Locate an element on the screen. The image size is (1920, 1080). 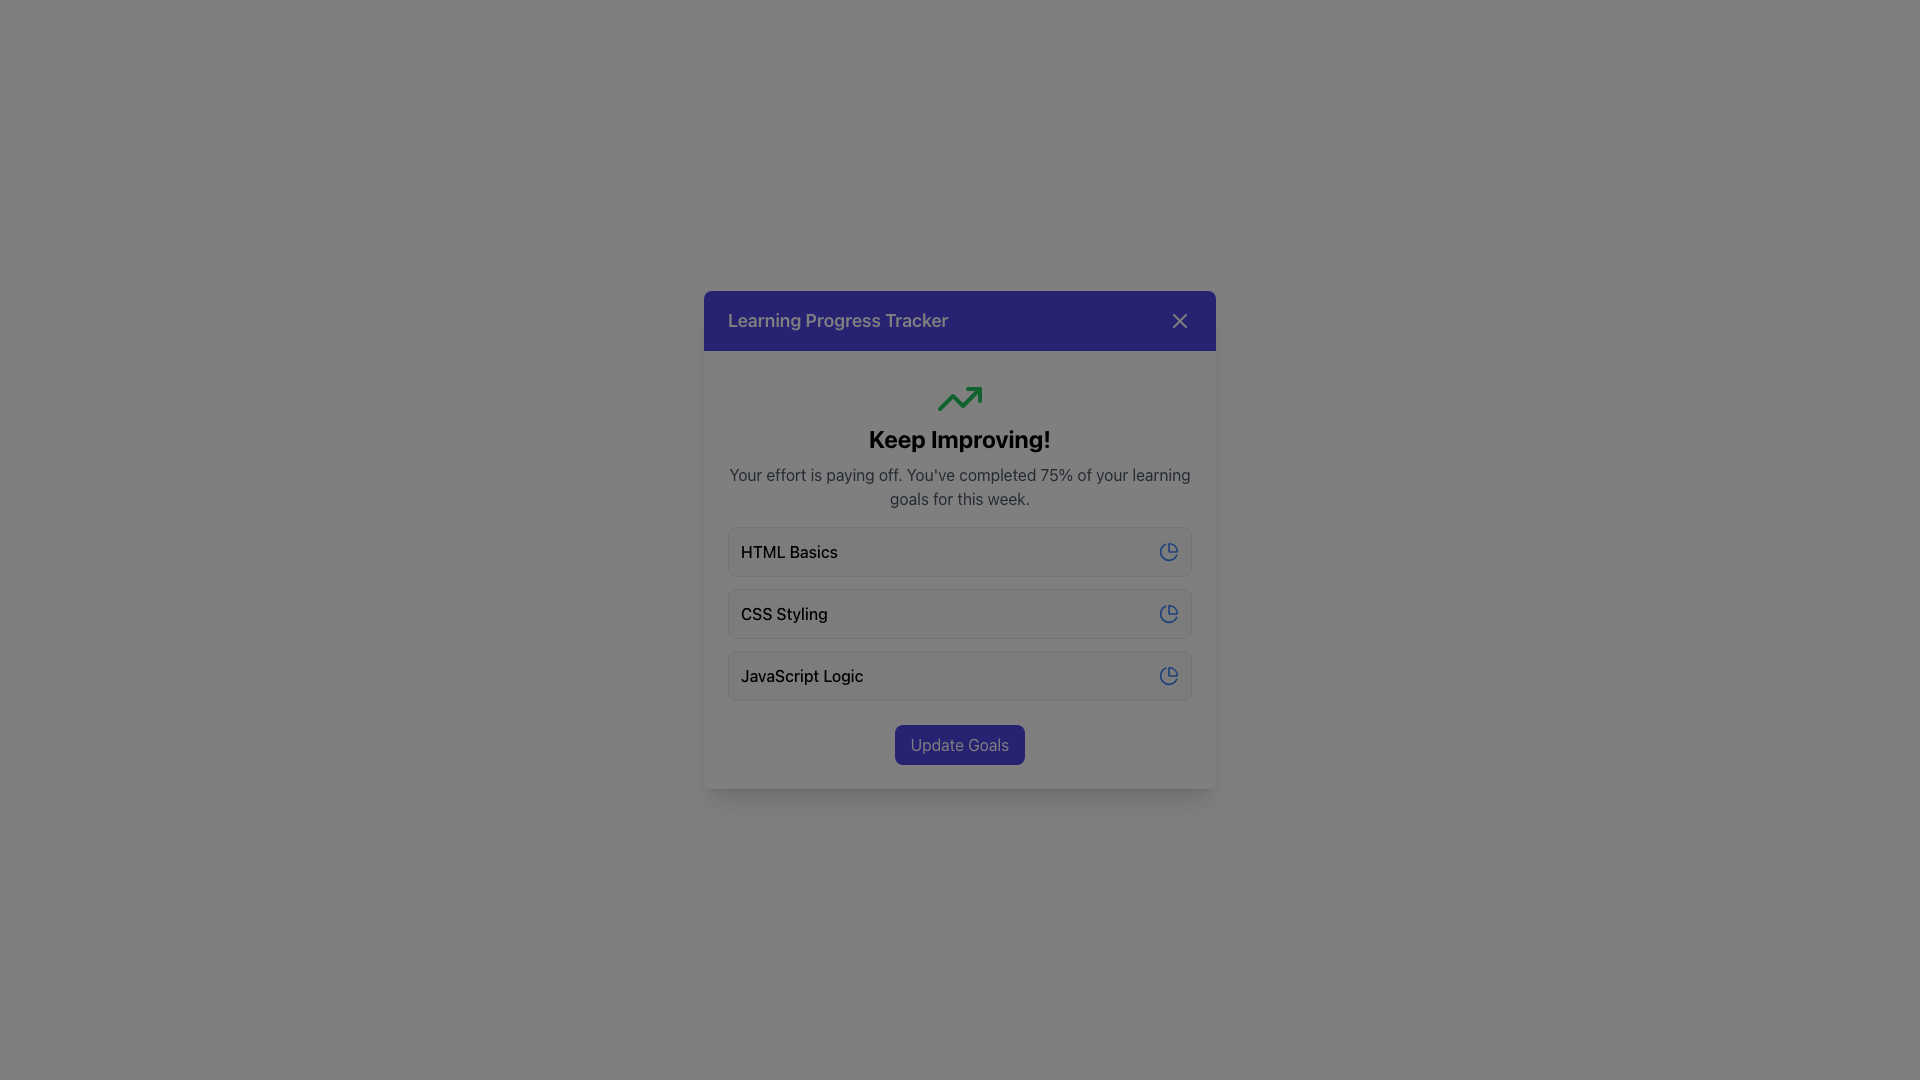
the progress icon located at the center of the modal dialog box, which is positioned above the title text 'Keep Improving!' and below the title bar labeled 'Learning Progress Tracker' is located at coordinates (960, 398).